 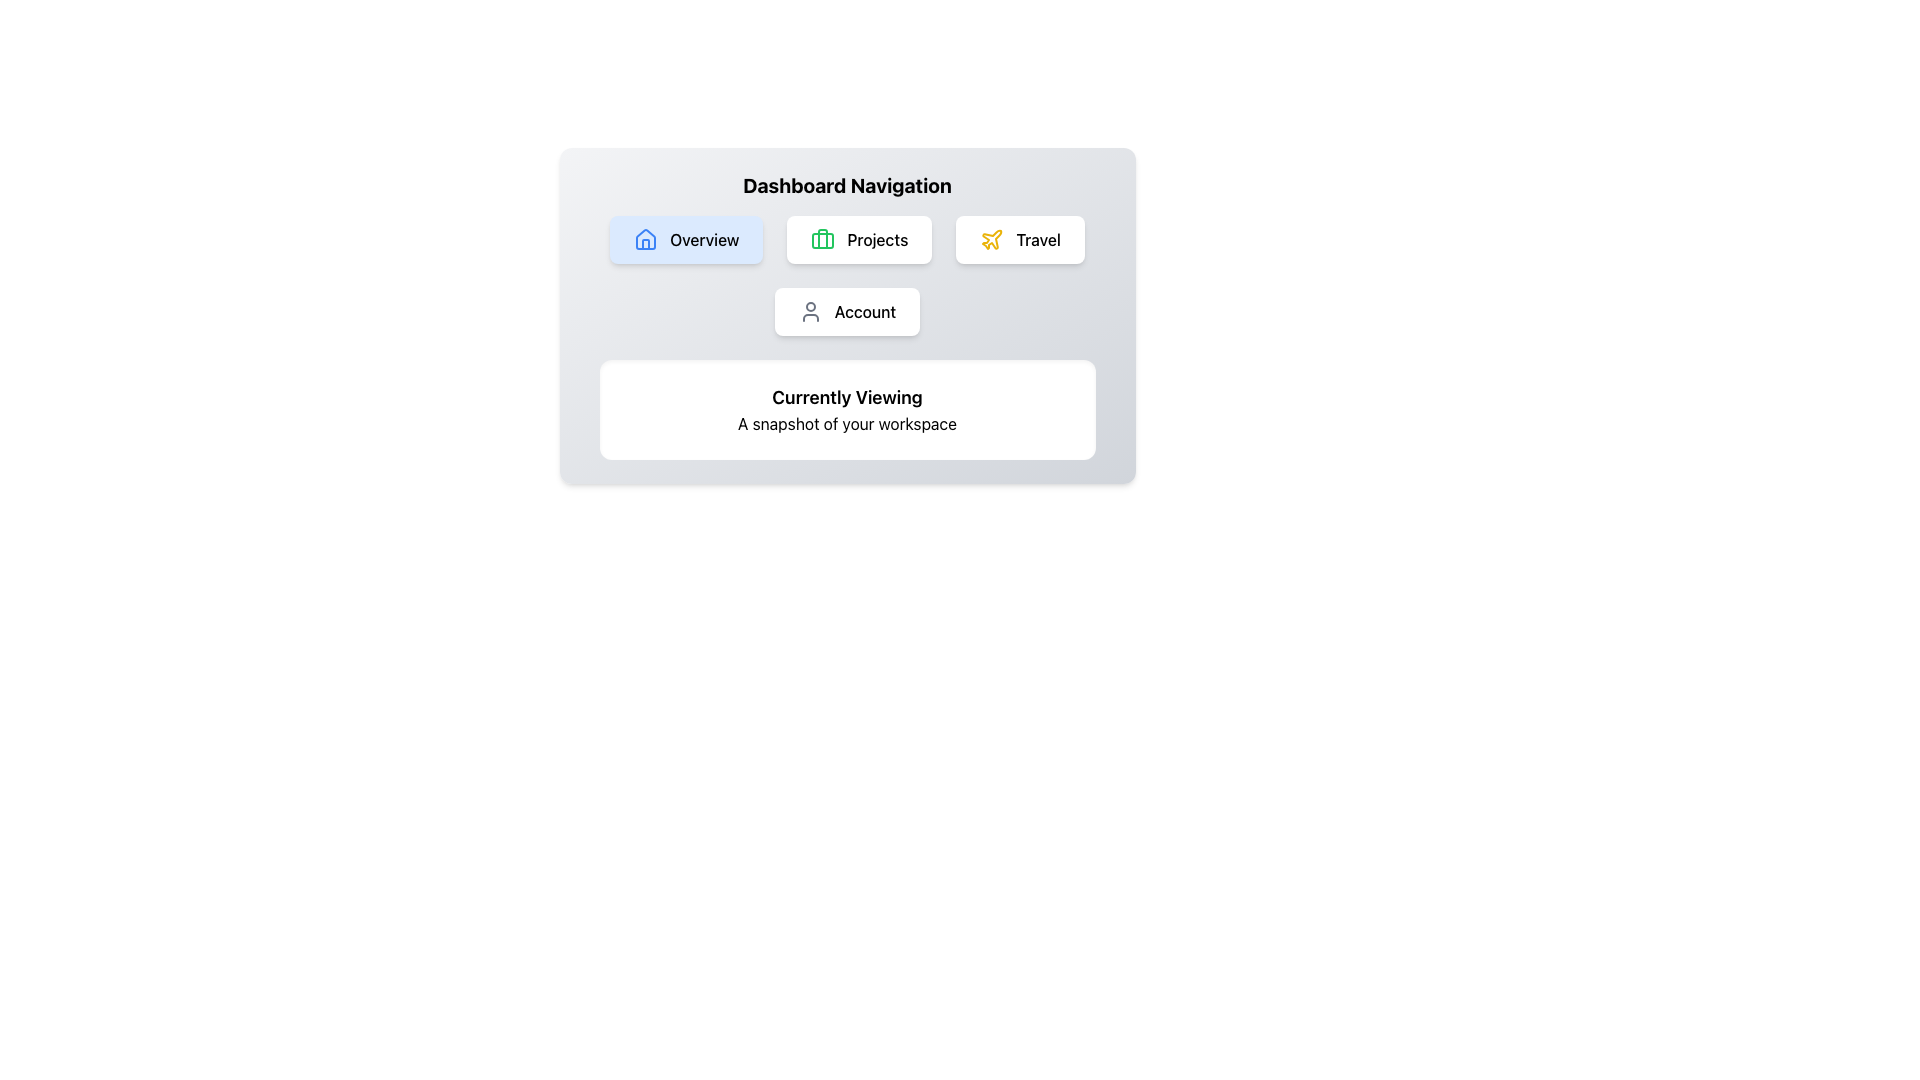 I want to click on text label that says 'A snapshot of your workspace', which is located immediately below the heading 'Currently Viewing' in a white rectangular section, so click(x=847, y=423).